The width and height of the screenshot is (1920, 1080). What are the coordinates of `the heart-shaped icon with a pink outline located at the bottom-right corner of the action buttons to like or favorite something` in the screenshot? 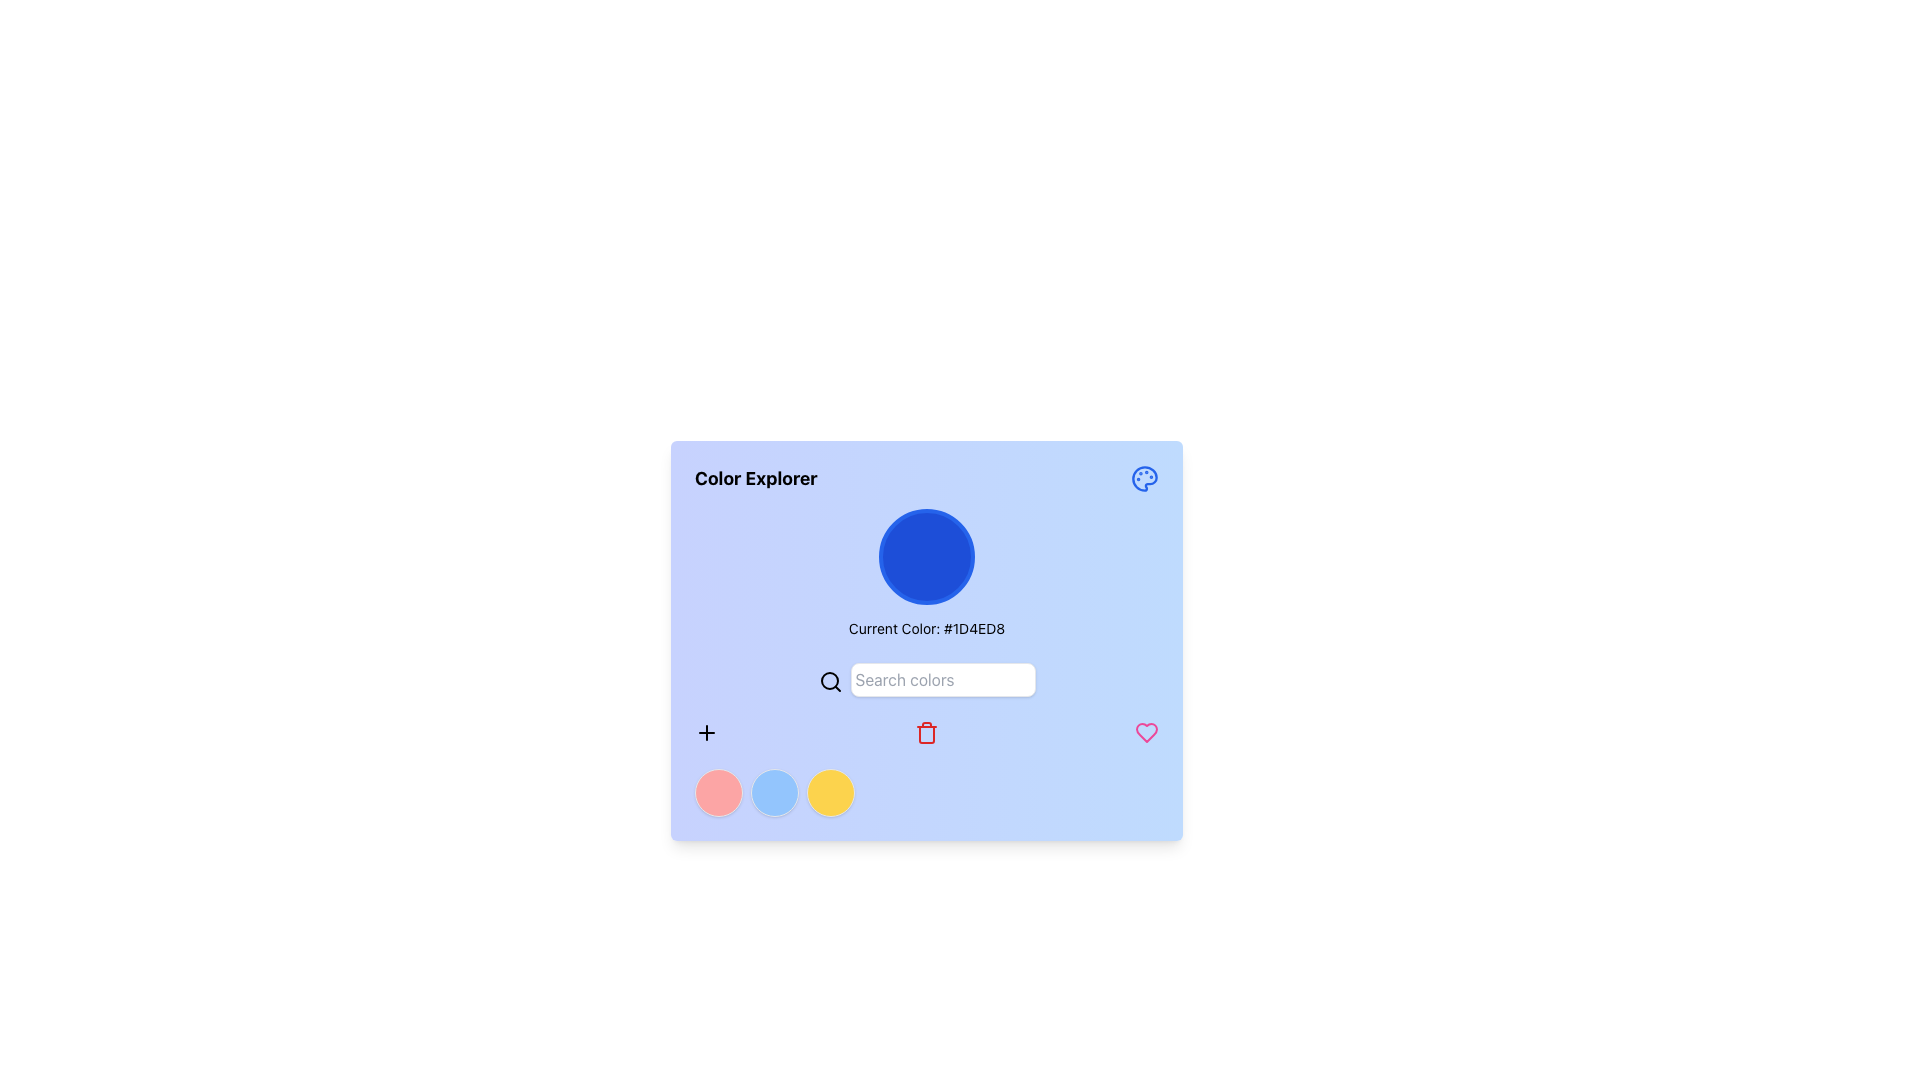 It's located at (1147, 732).